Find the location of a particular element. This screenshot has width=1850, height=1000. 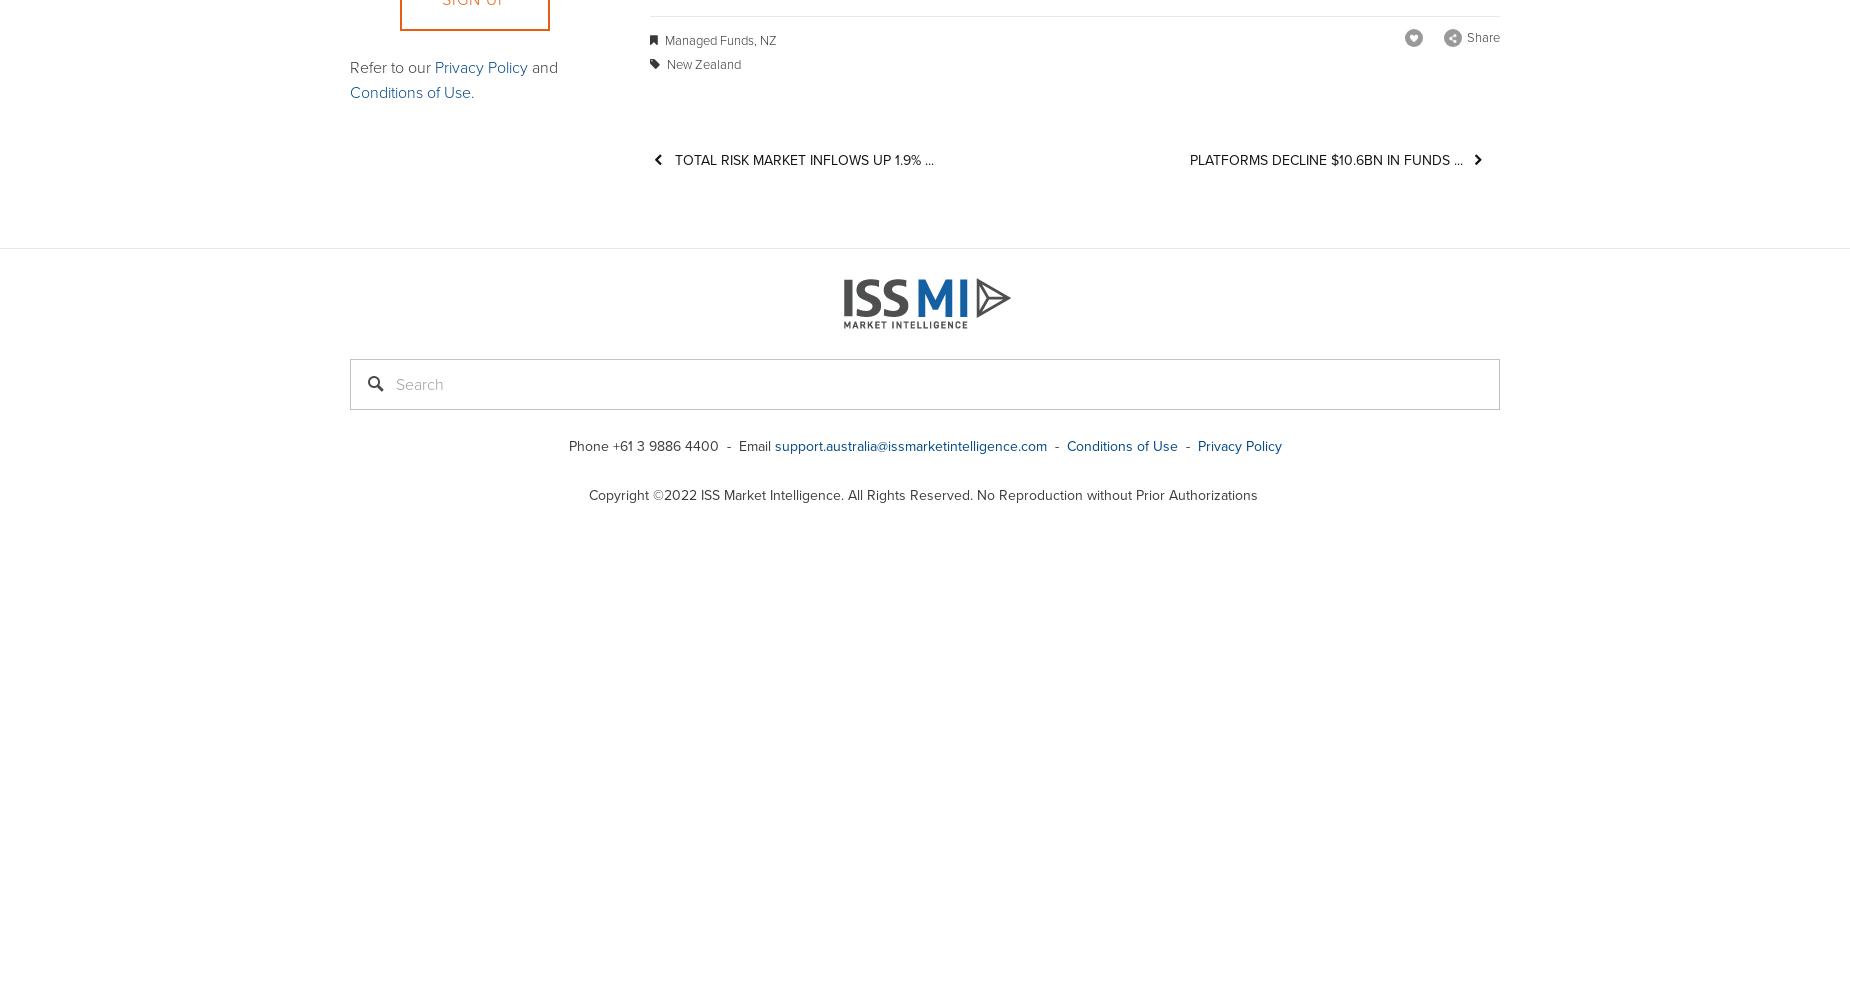

',' is located at coordinates (755, 40).